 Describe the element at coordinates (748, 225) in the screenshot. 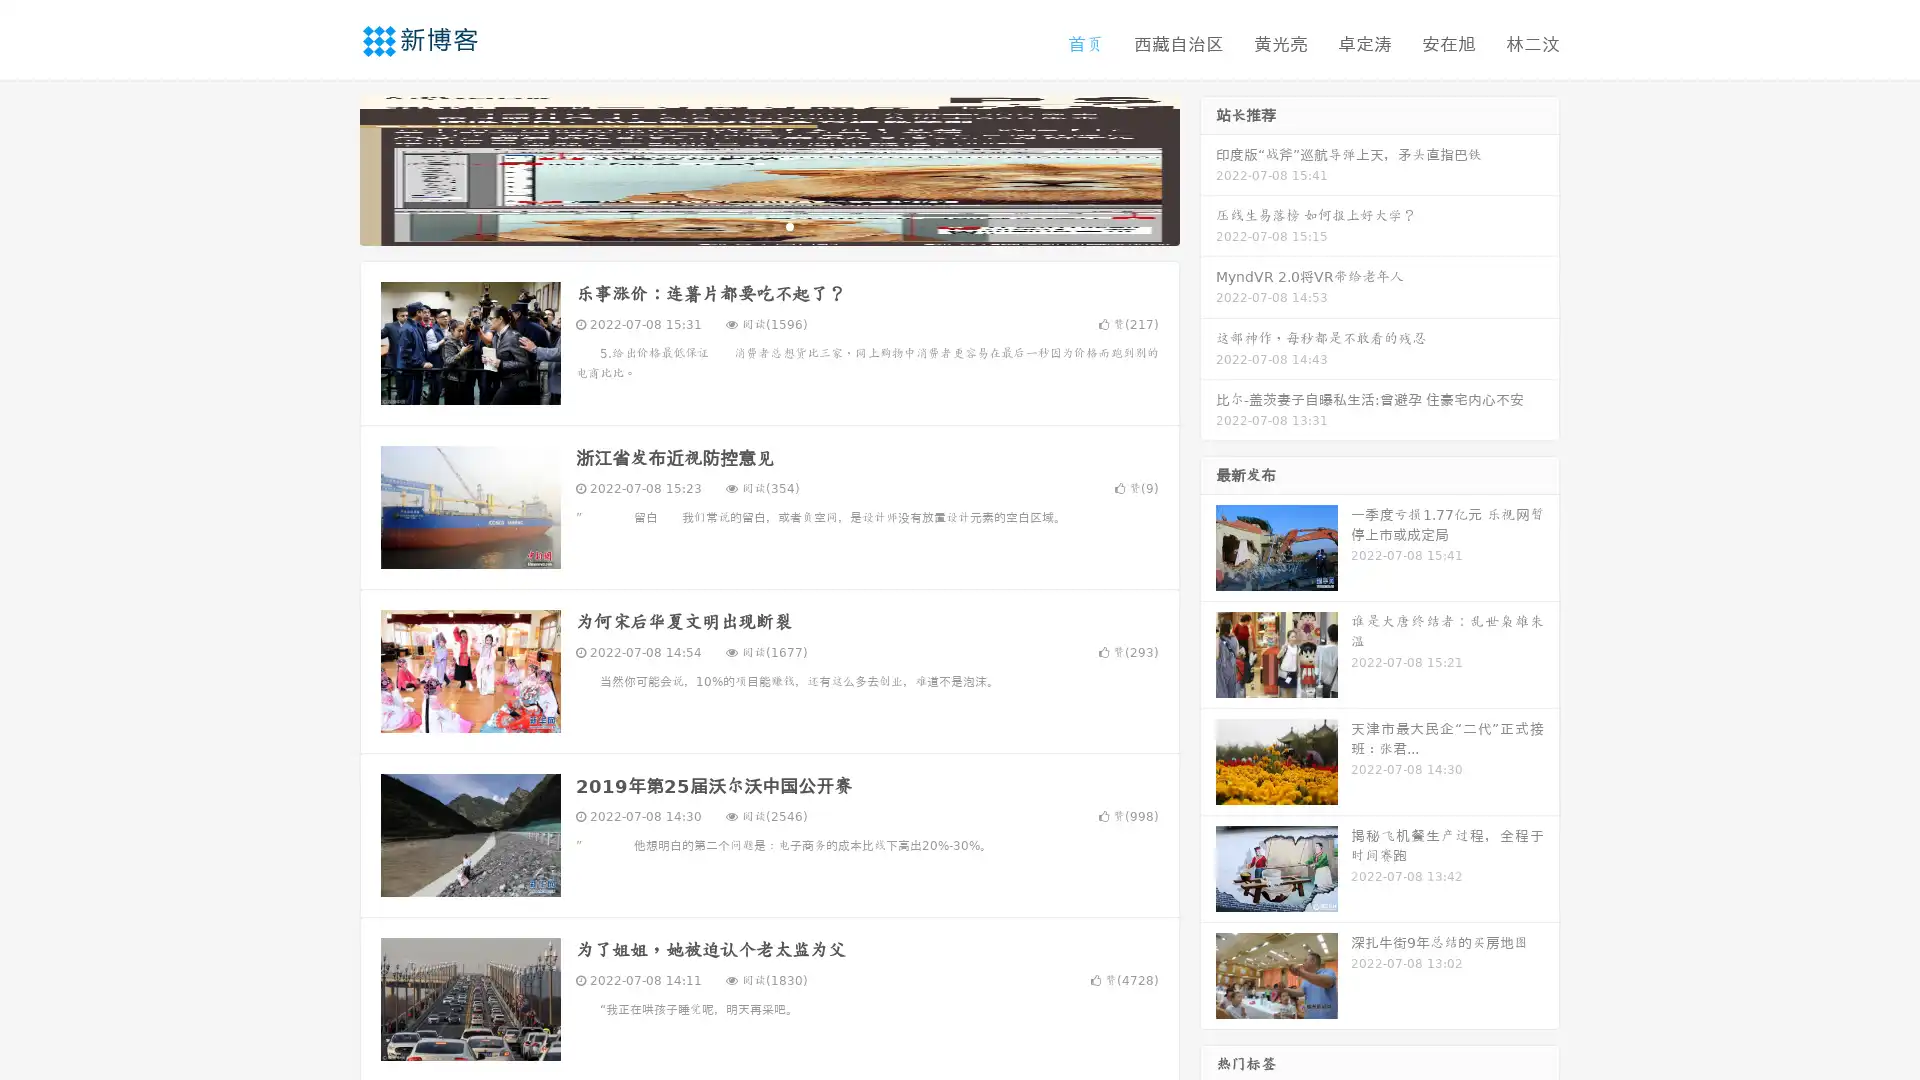

I see `Go to slide 1` at that location.